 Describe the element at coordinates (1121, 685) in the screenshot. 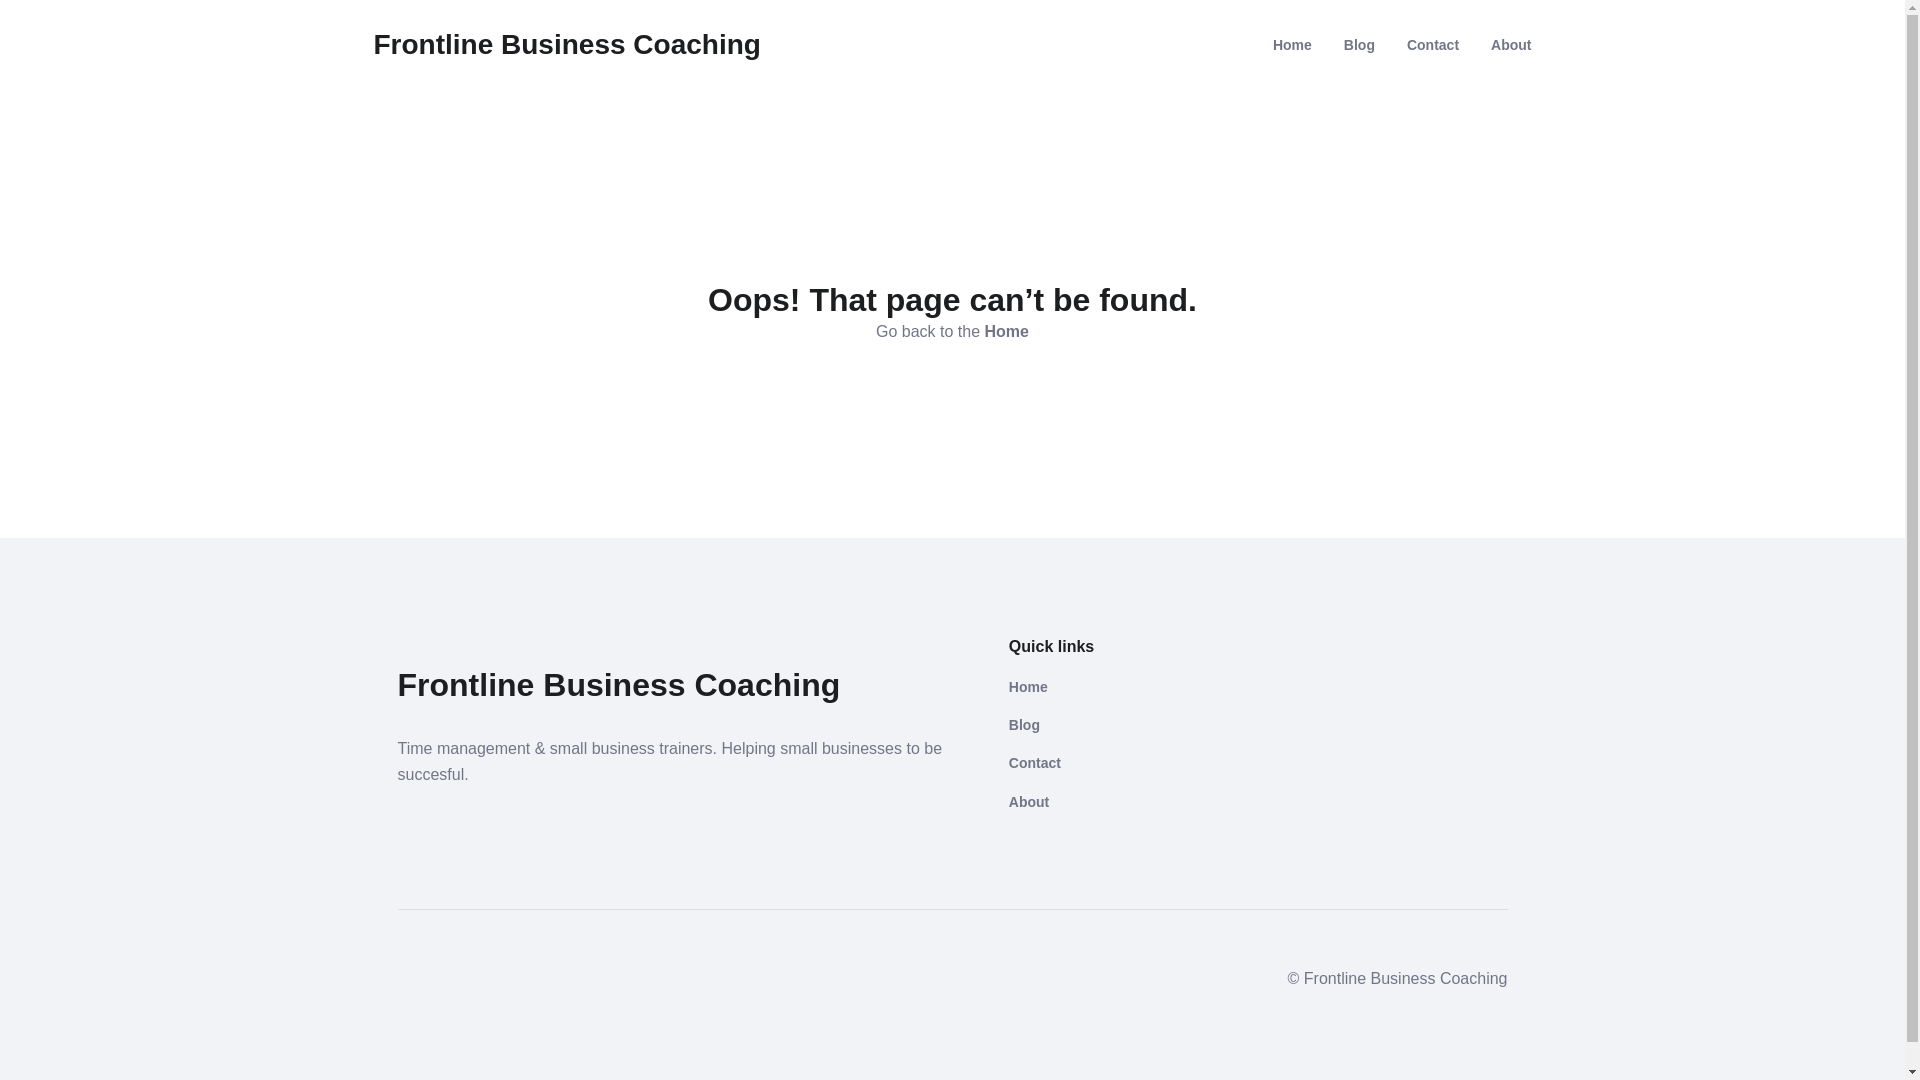

I see `'Home'` at that location.